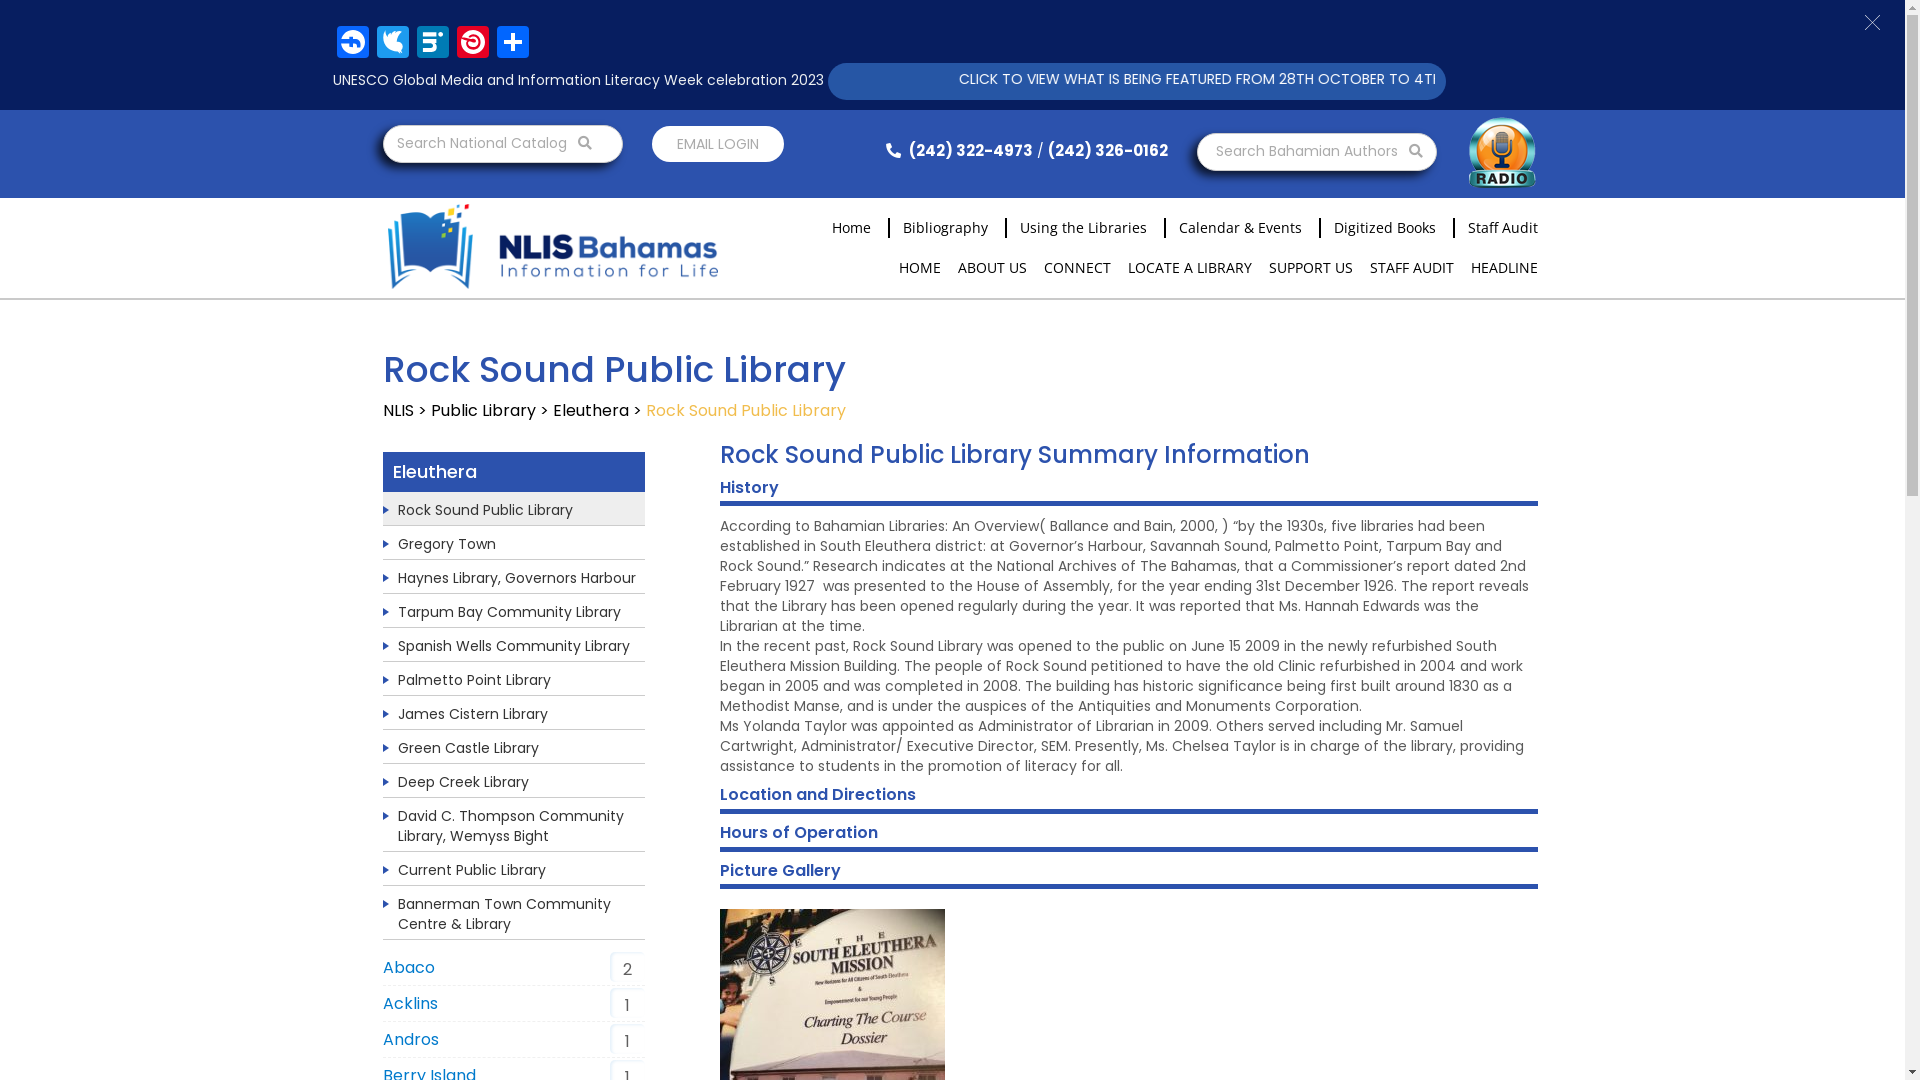 Image resolution: width=1920 pixels, height=1080 pixels. What do you see at coordinates (1320, 226) in the screenshot?
I see `'Digitized Books'` at bounding box center [1320, 226].